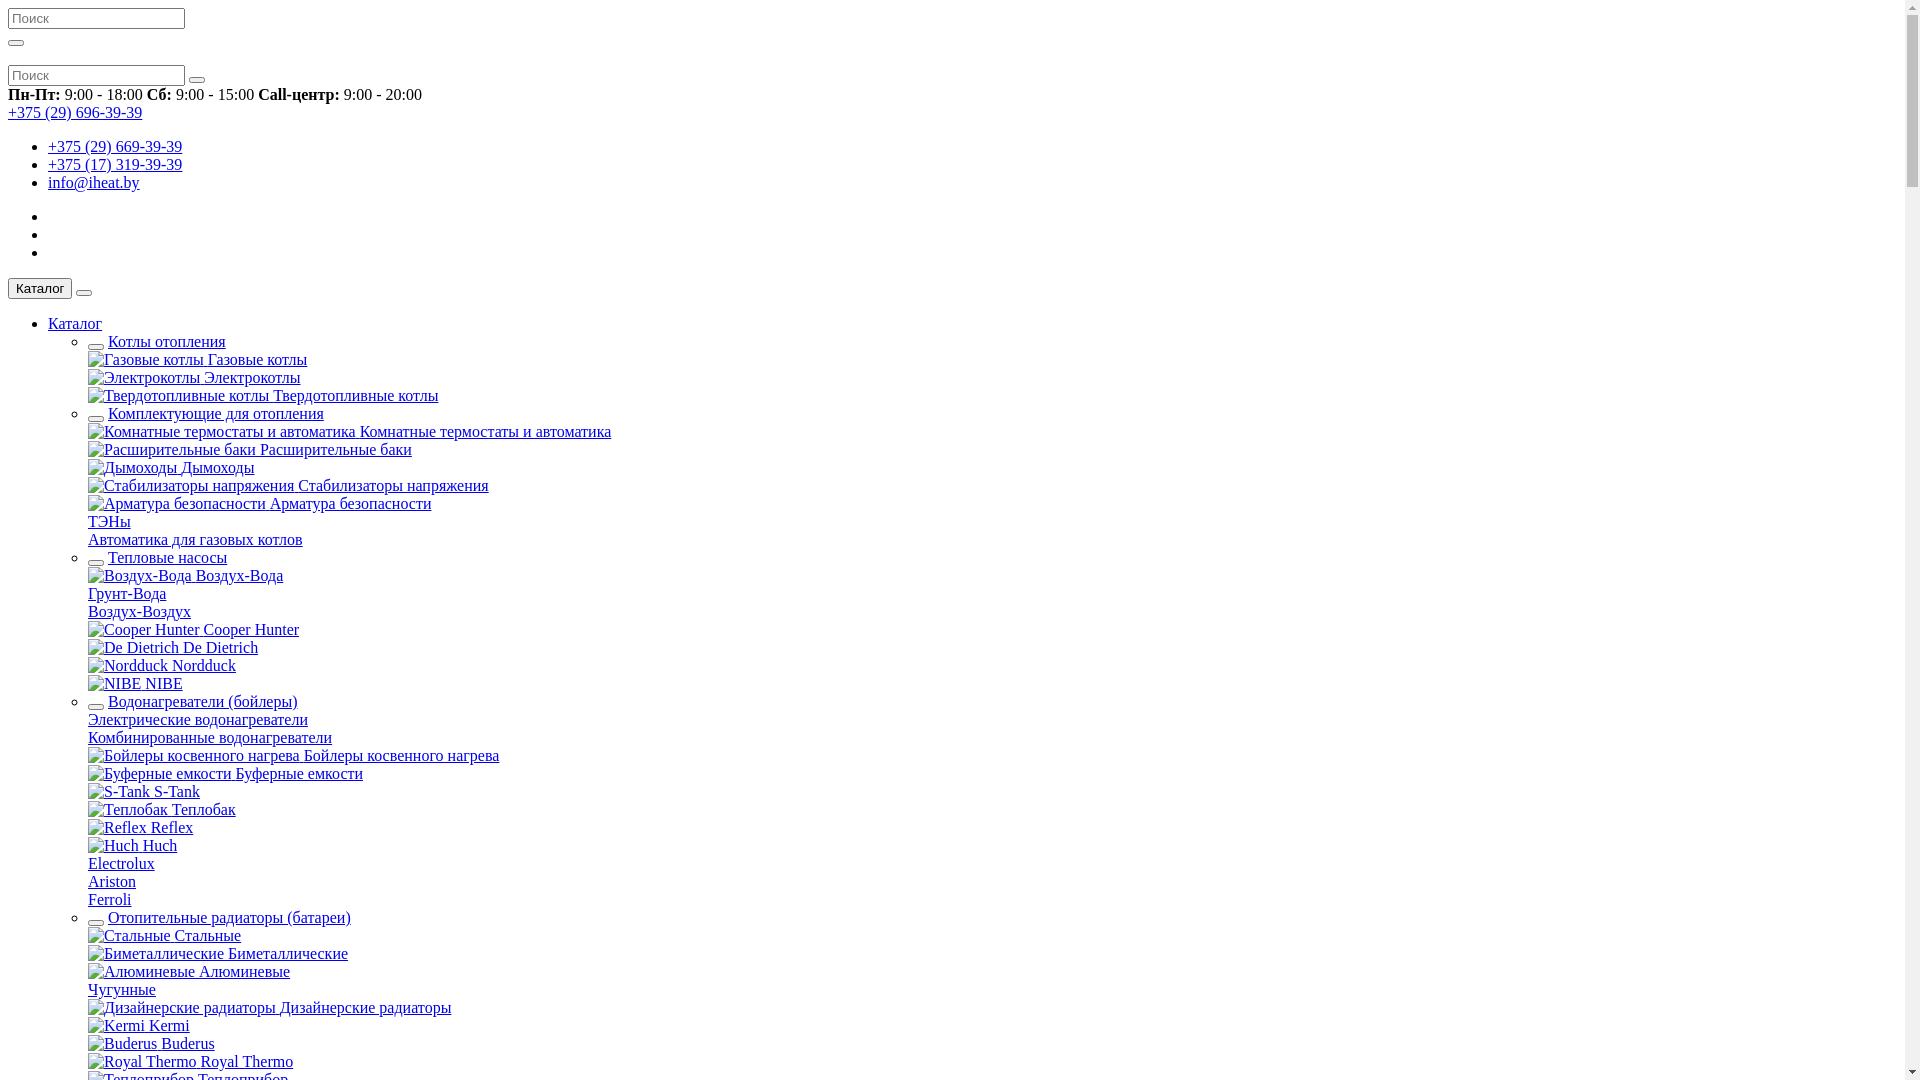 Image resolution: width=1920 pixels, height=1080 pixels. I want to click on '+375 (29) 696-39-39', so click(75, 112).